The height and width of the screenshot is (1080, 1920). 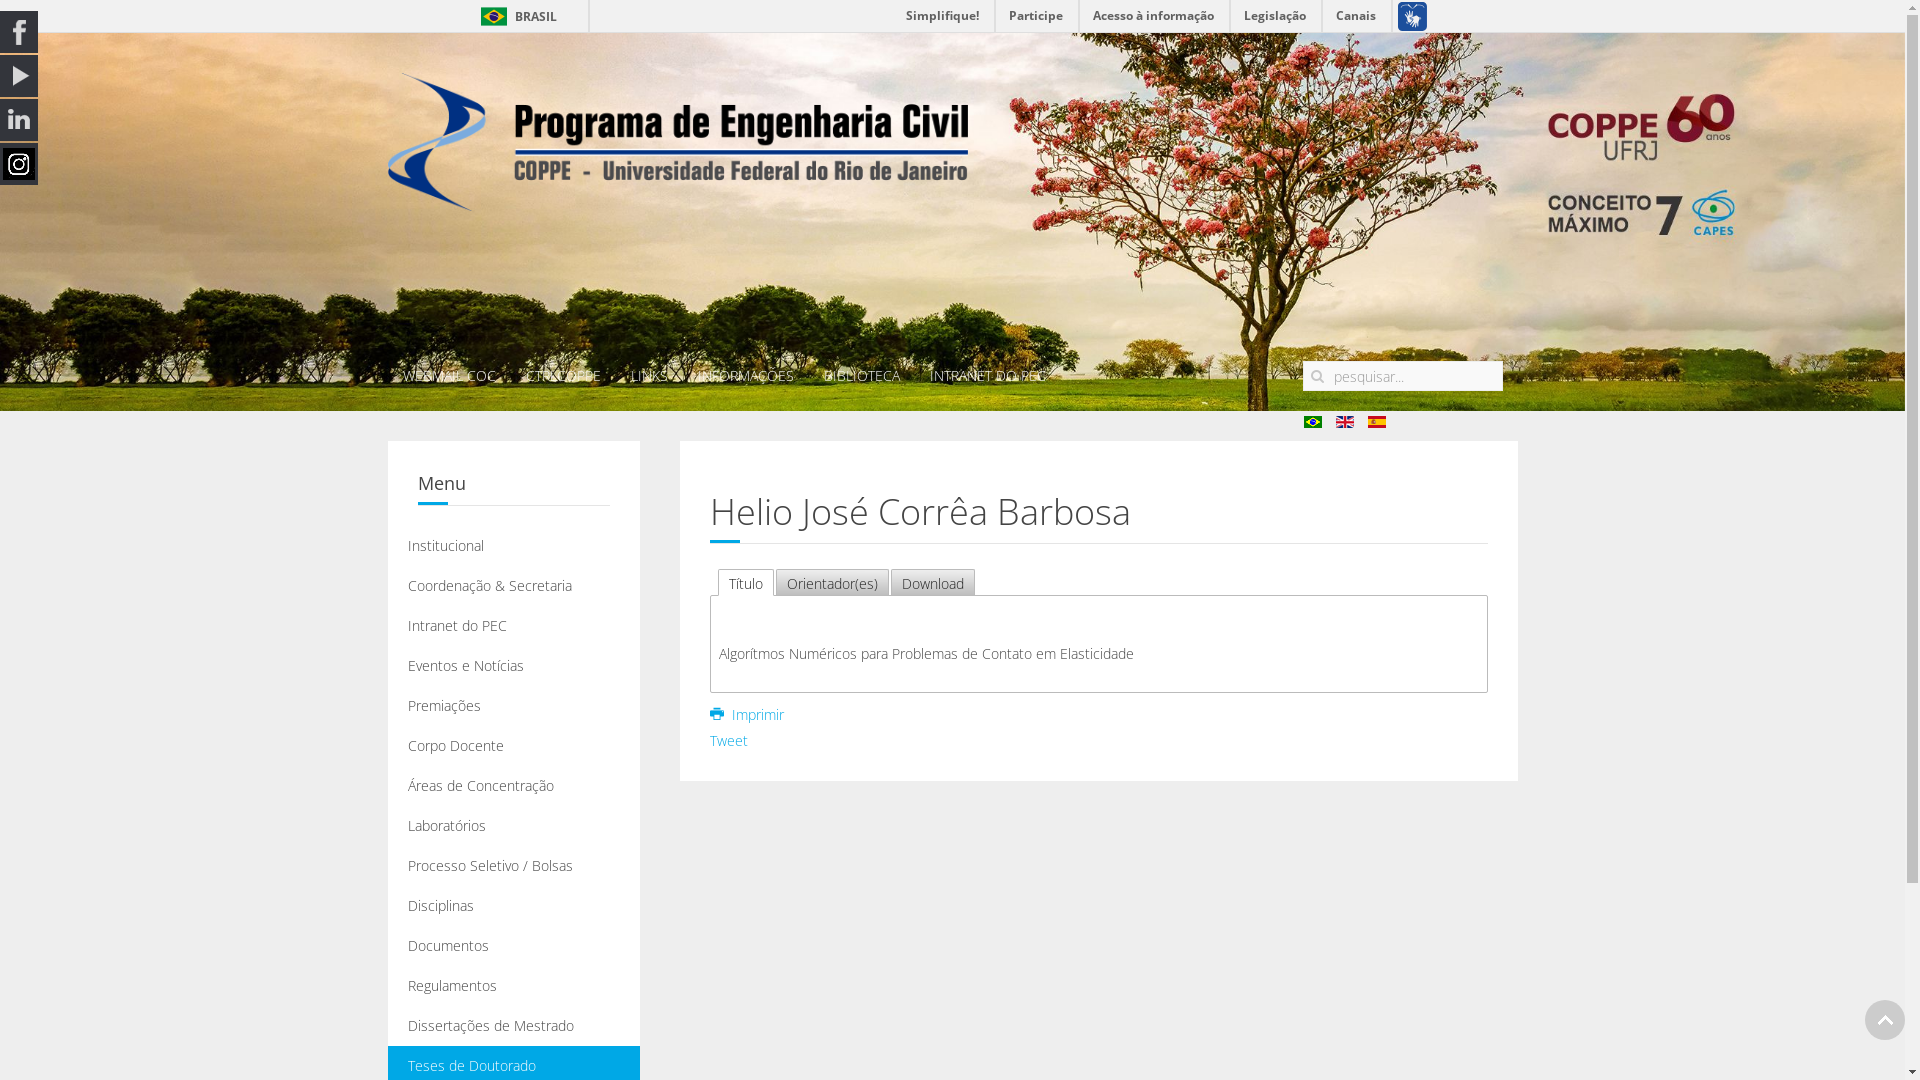 I want to click on 'Institucional', so click(x=514, y=546).